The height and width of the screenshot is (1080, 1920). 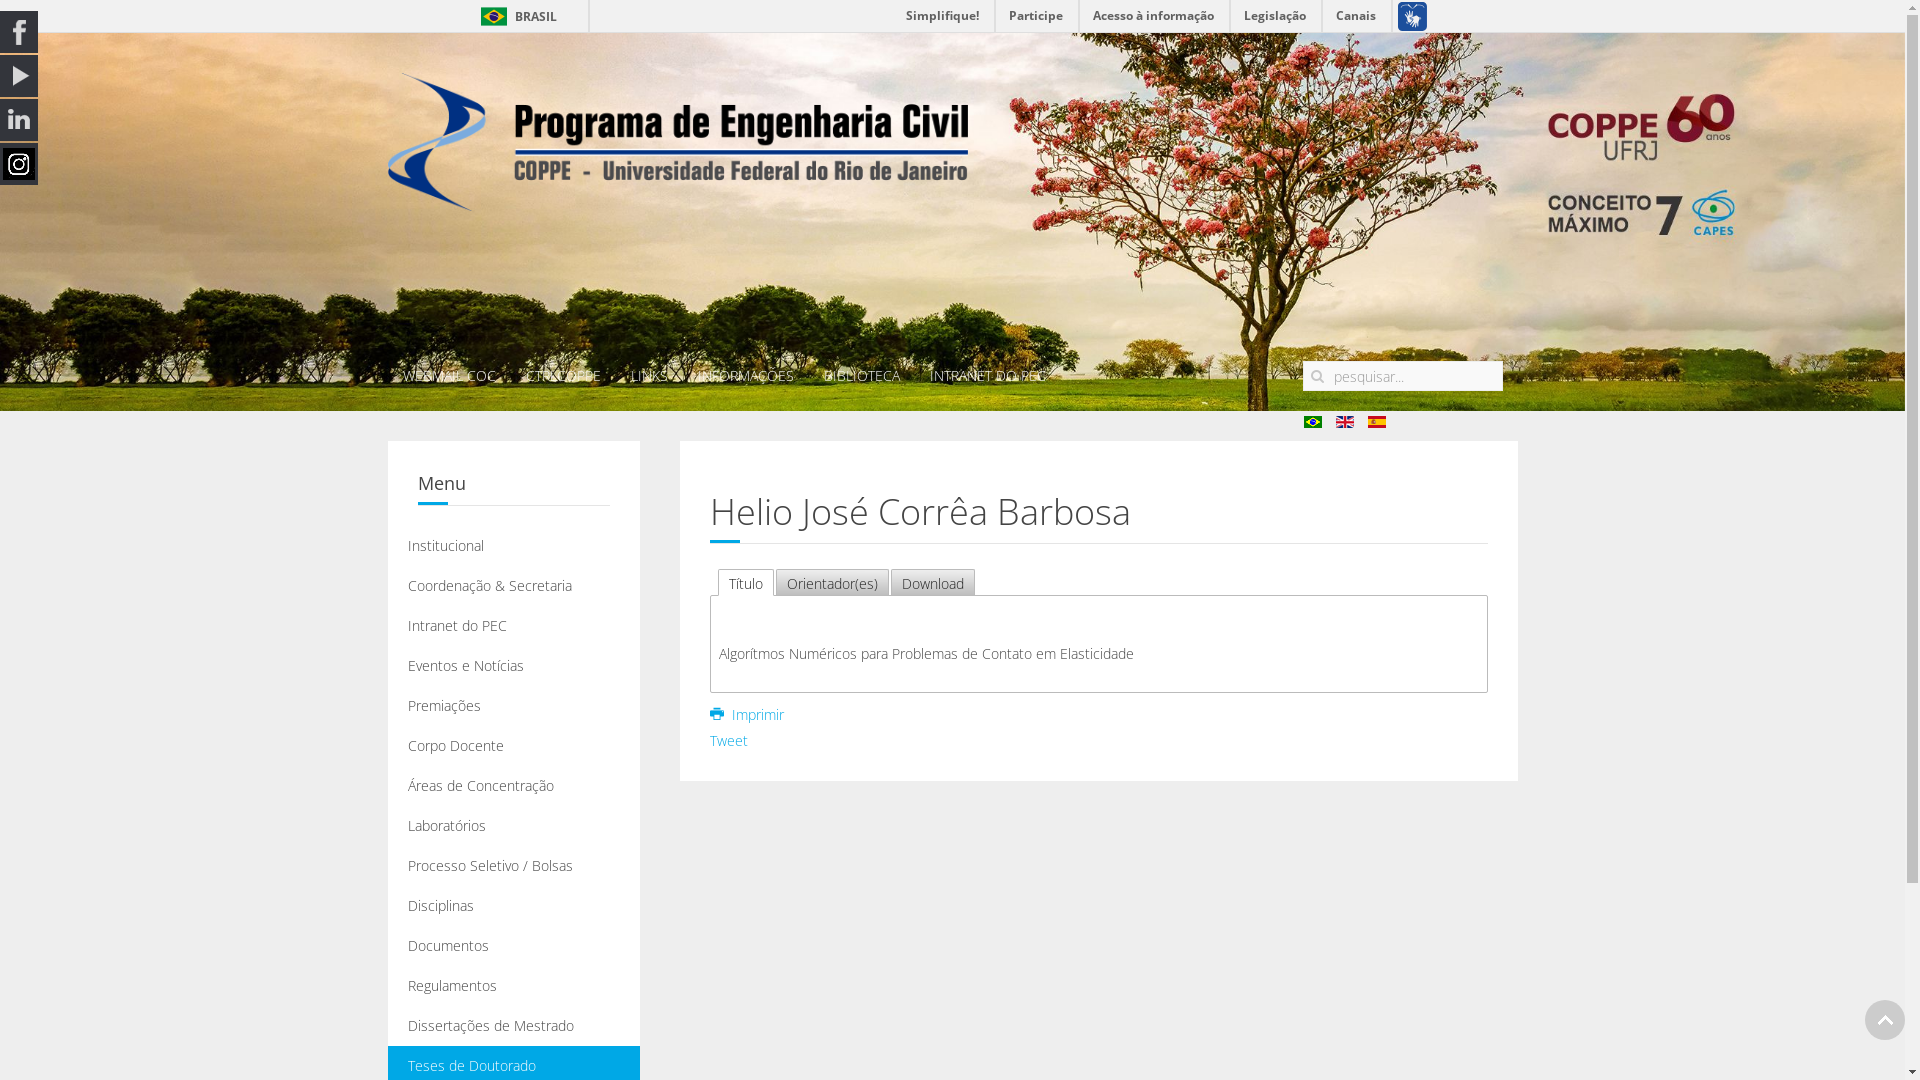 I want to click on 'Institucional', so click(x=514, y=546).